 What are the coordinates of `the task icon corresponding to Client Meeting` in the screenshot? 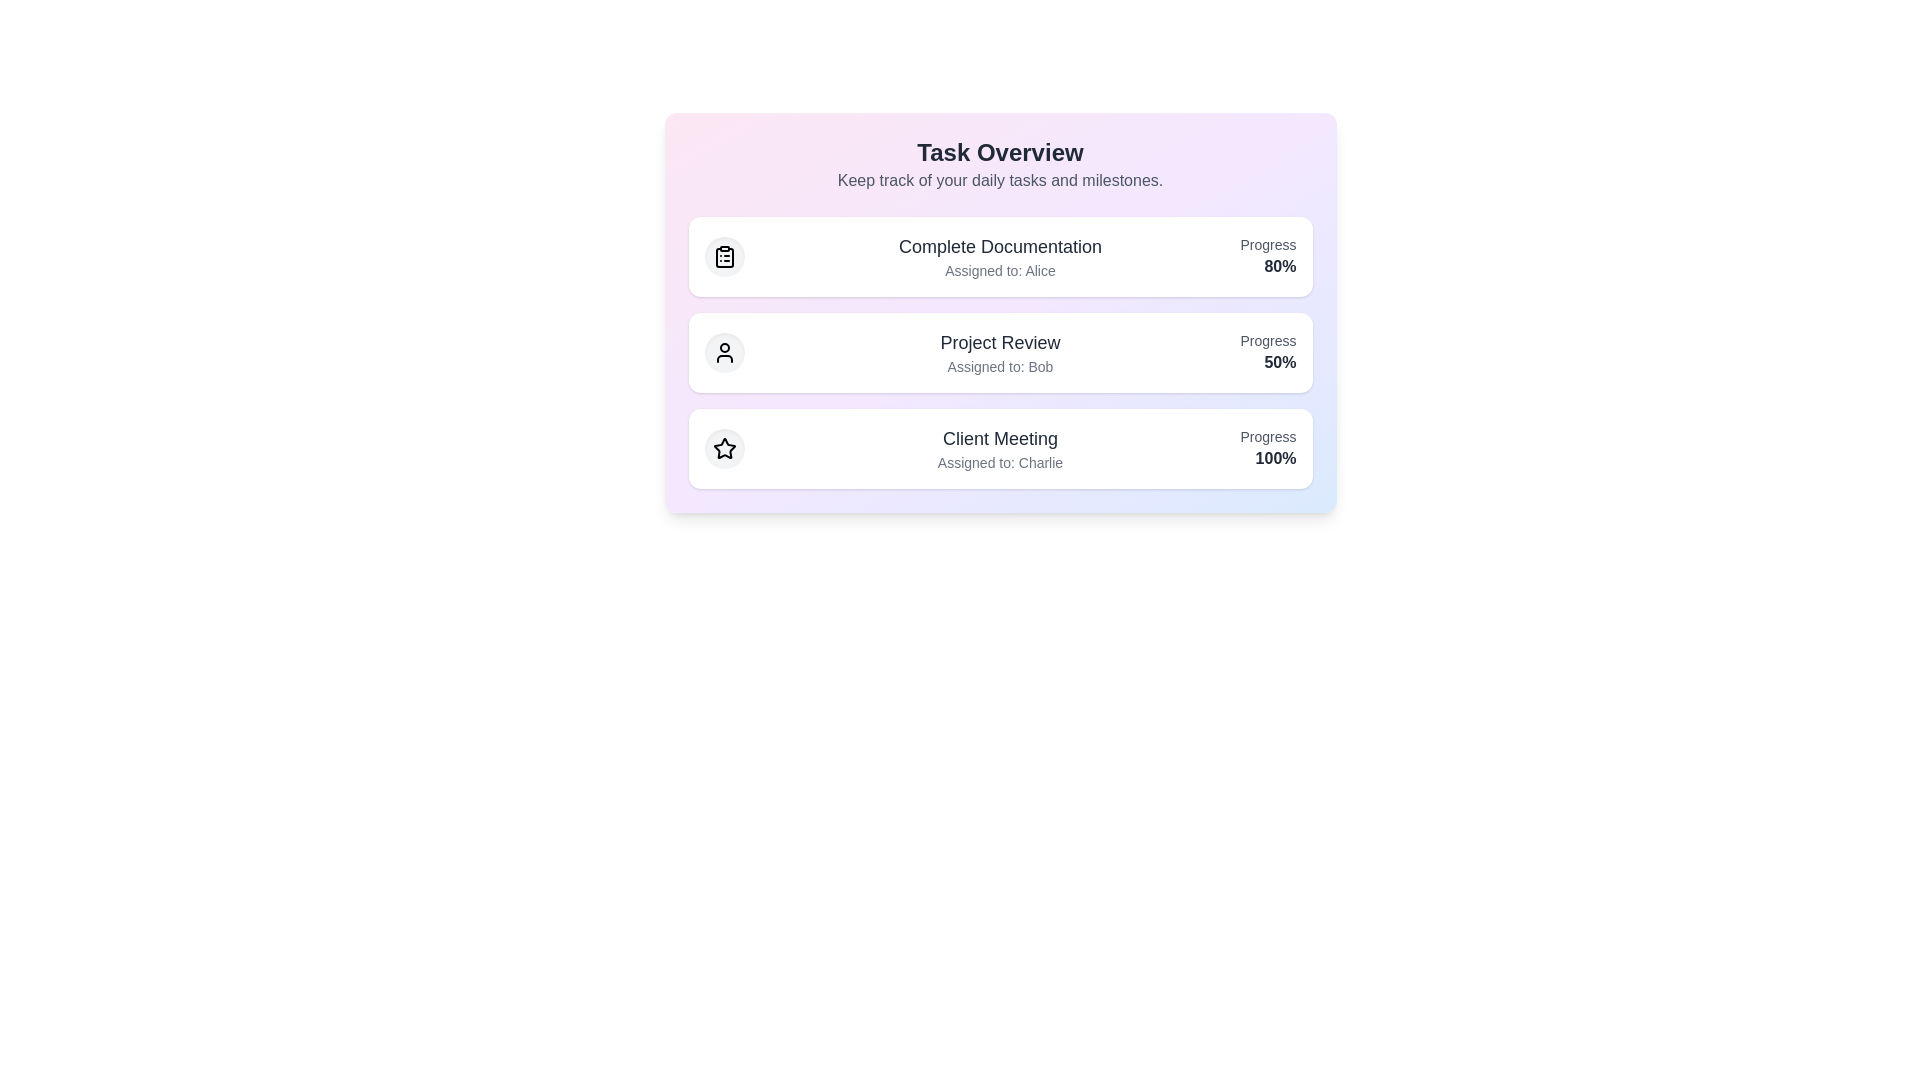 It's located at (723, 447).